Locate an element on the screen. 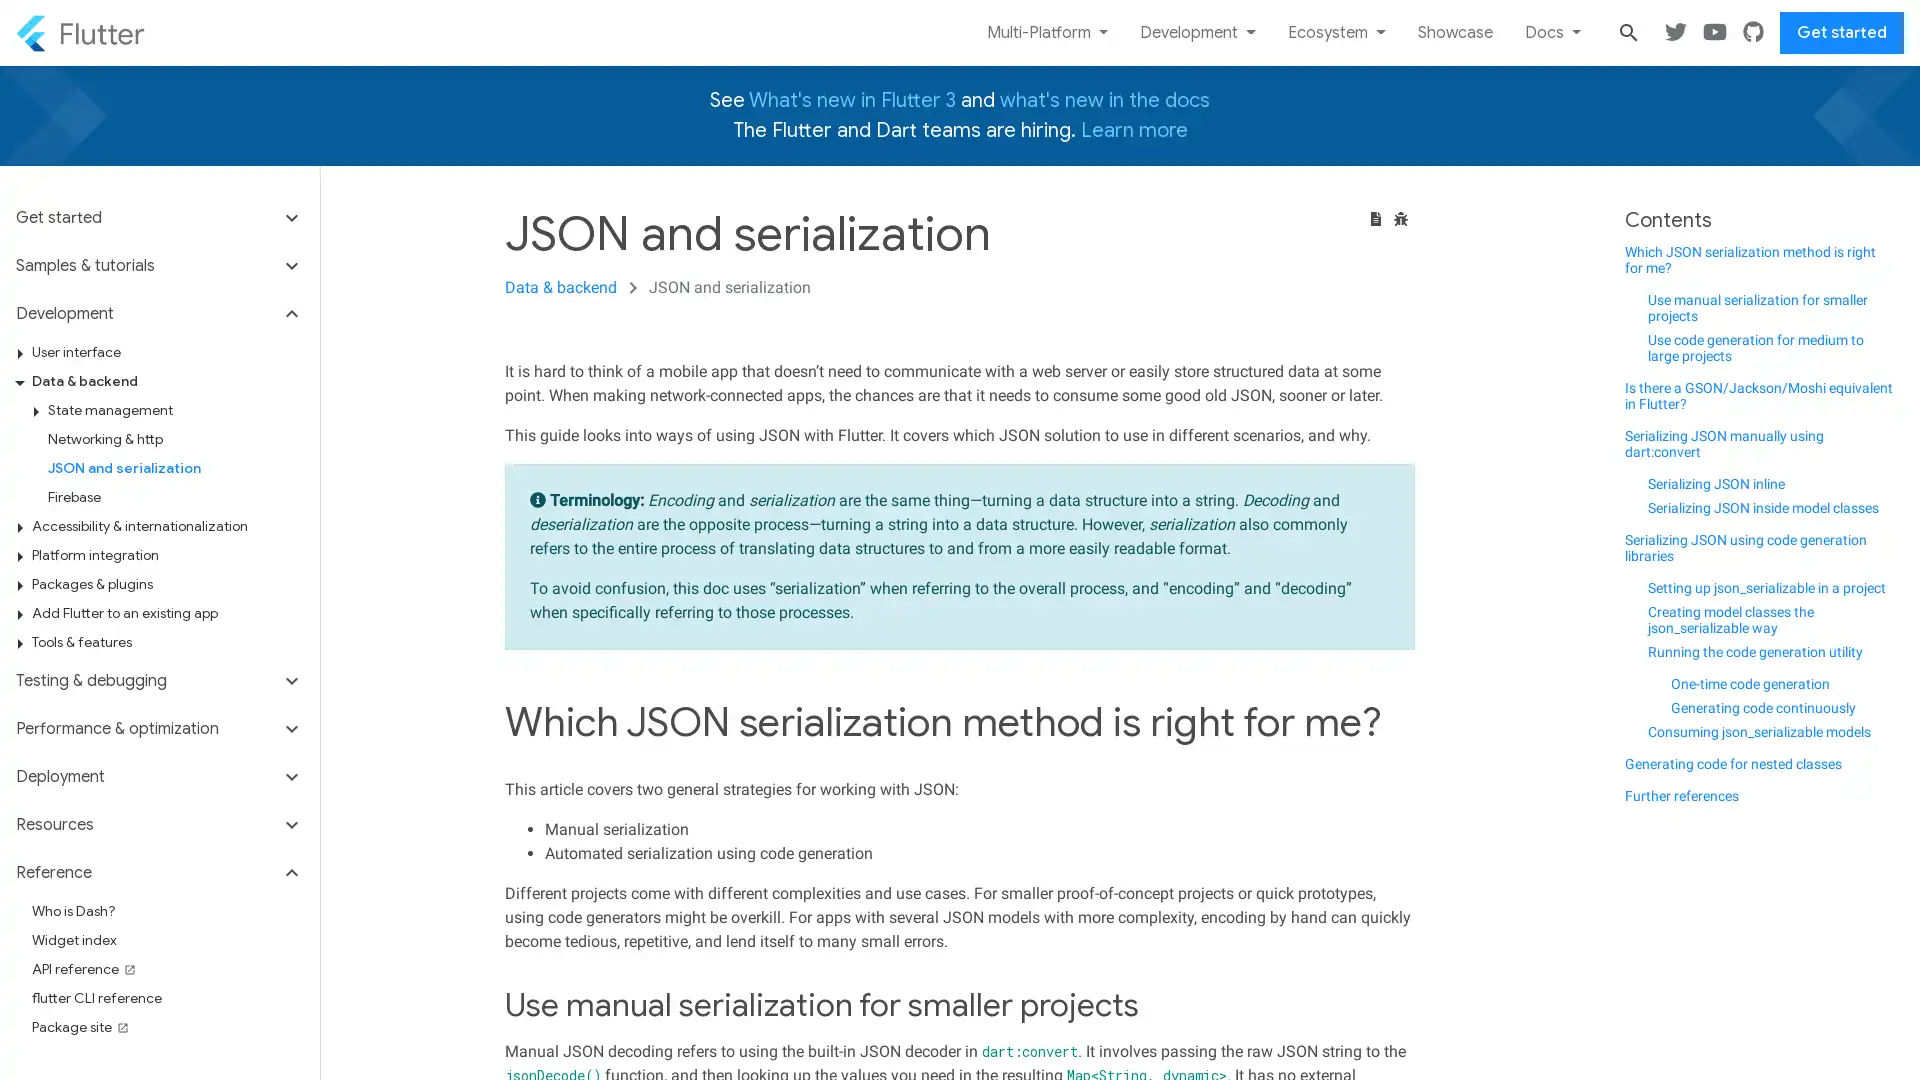 The image size is (1920, 1080). Resources keyboard_arrow_down is located at coordinates (158, 825).